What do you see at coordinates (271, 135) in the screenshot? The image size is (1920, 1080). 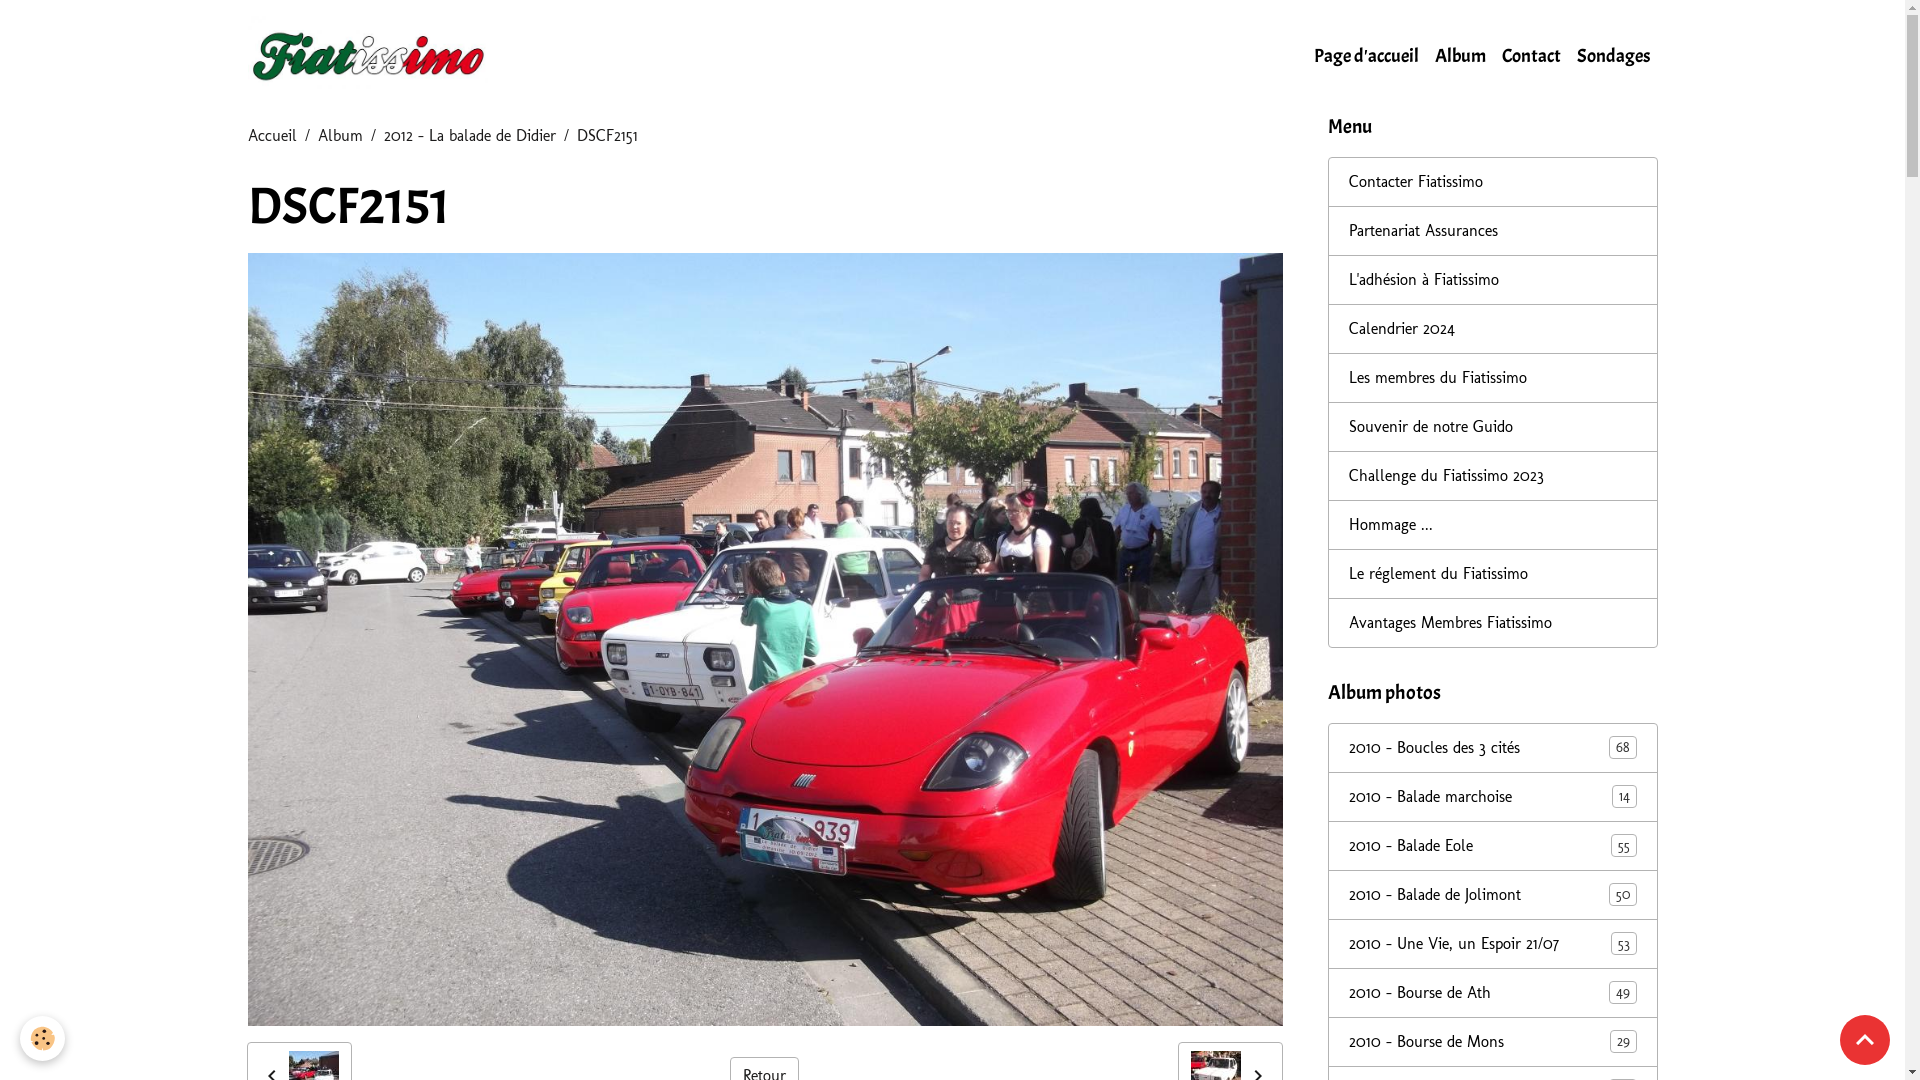 I see `'Accueil'` at bounding box center [271, 135].